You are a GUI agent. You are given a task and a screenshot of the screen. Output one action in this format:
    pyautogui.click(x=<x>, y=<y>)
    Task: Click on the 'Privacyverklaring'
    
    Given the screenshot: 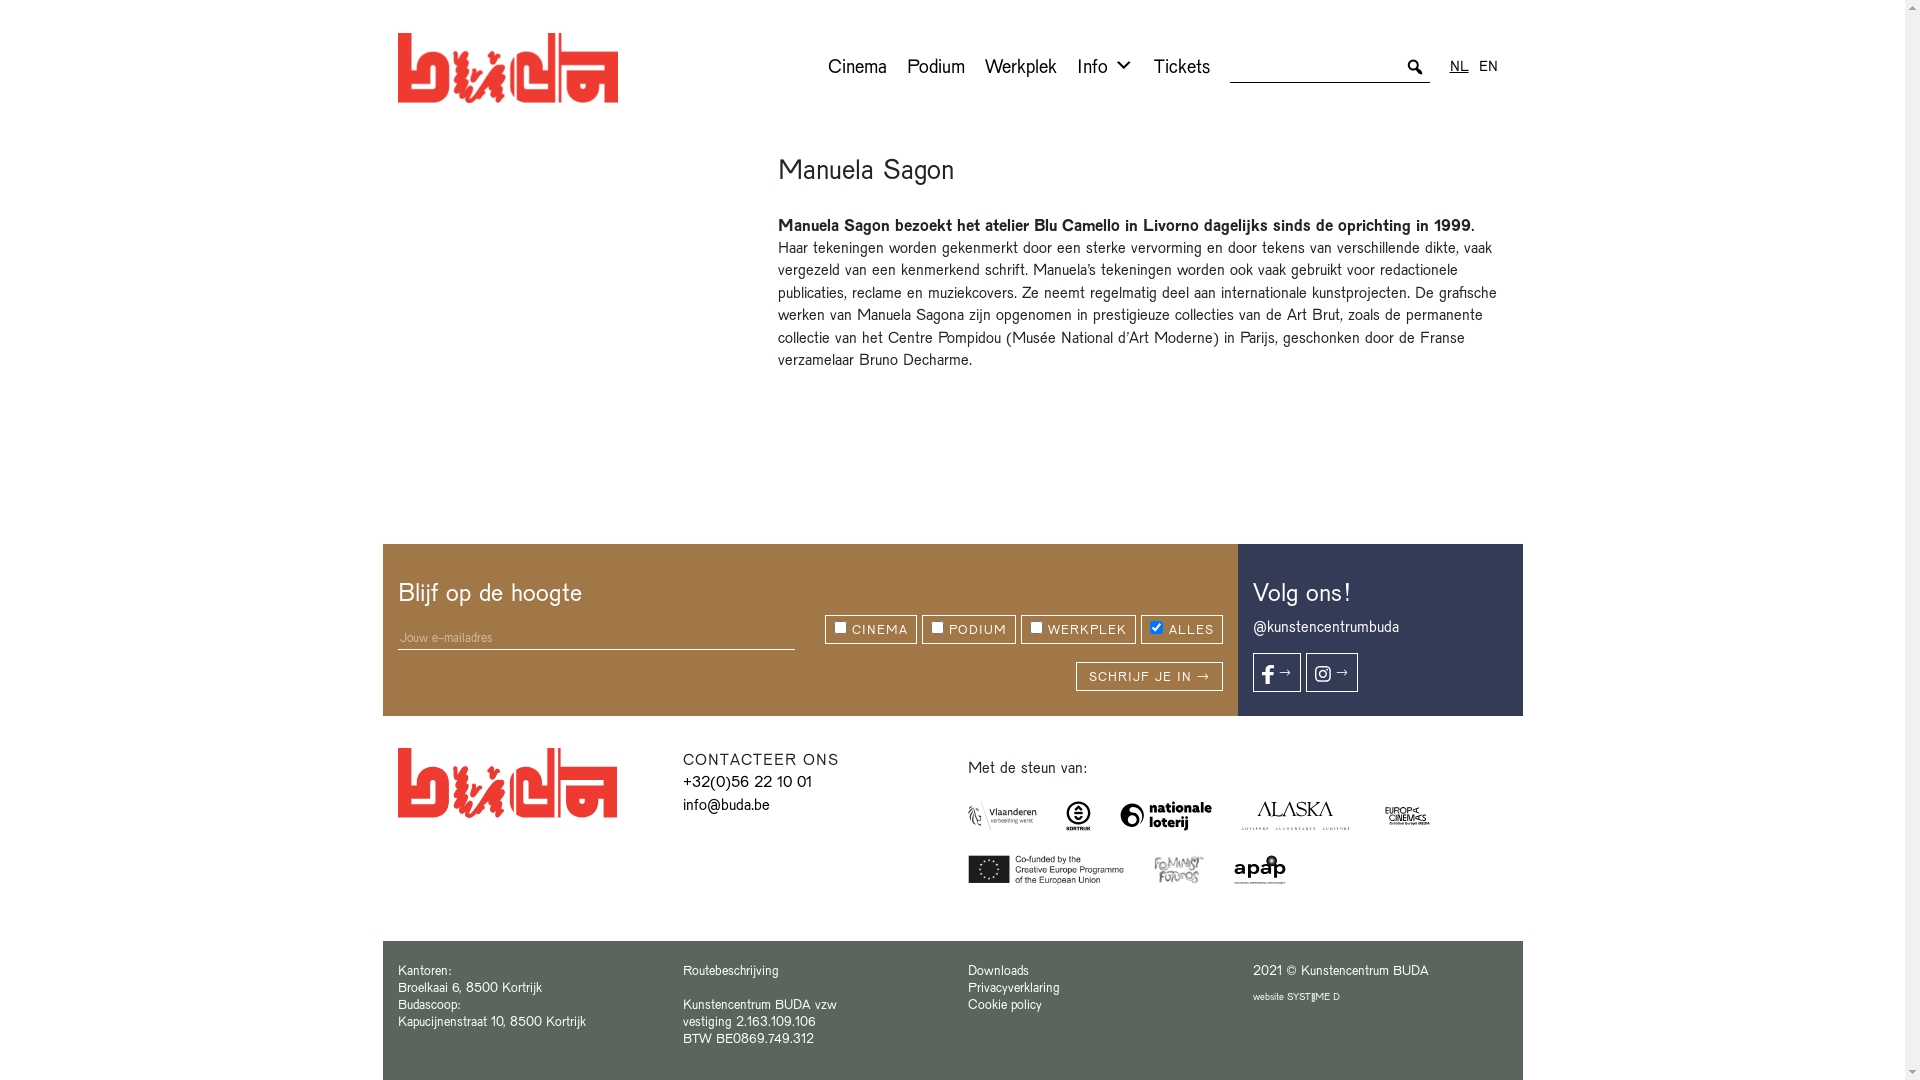 What is the action you would take?
    pyautogui.click(x=1013, y=985)
    